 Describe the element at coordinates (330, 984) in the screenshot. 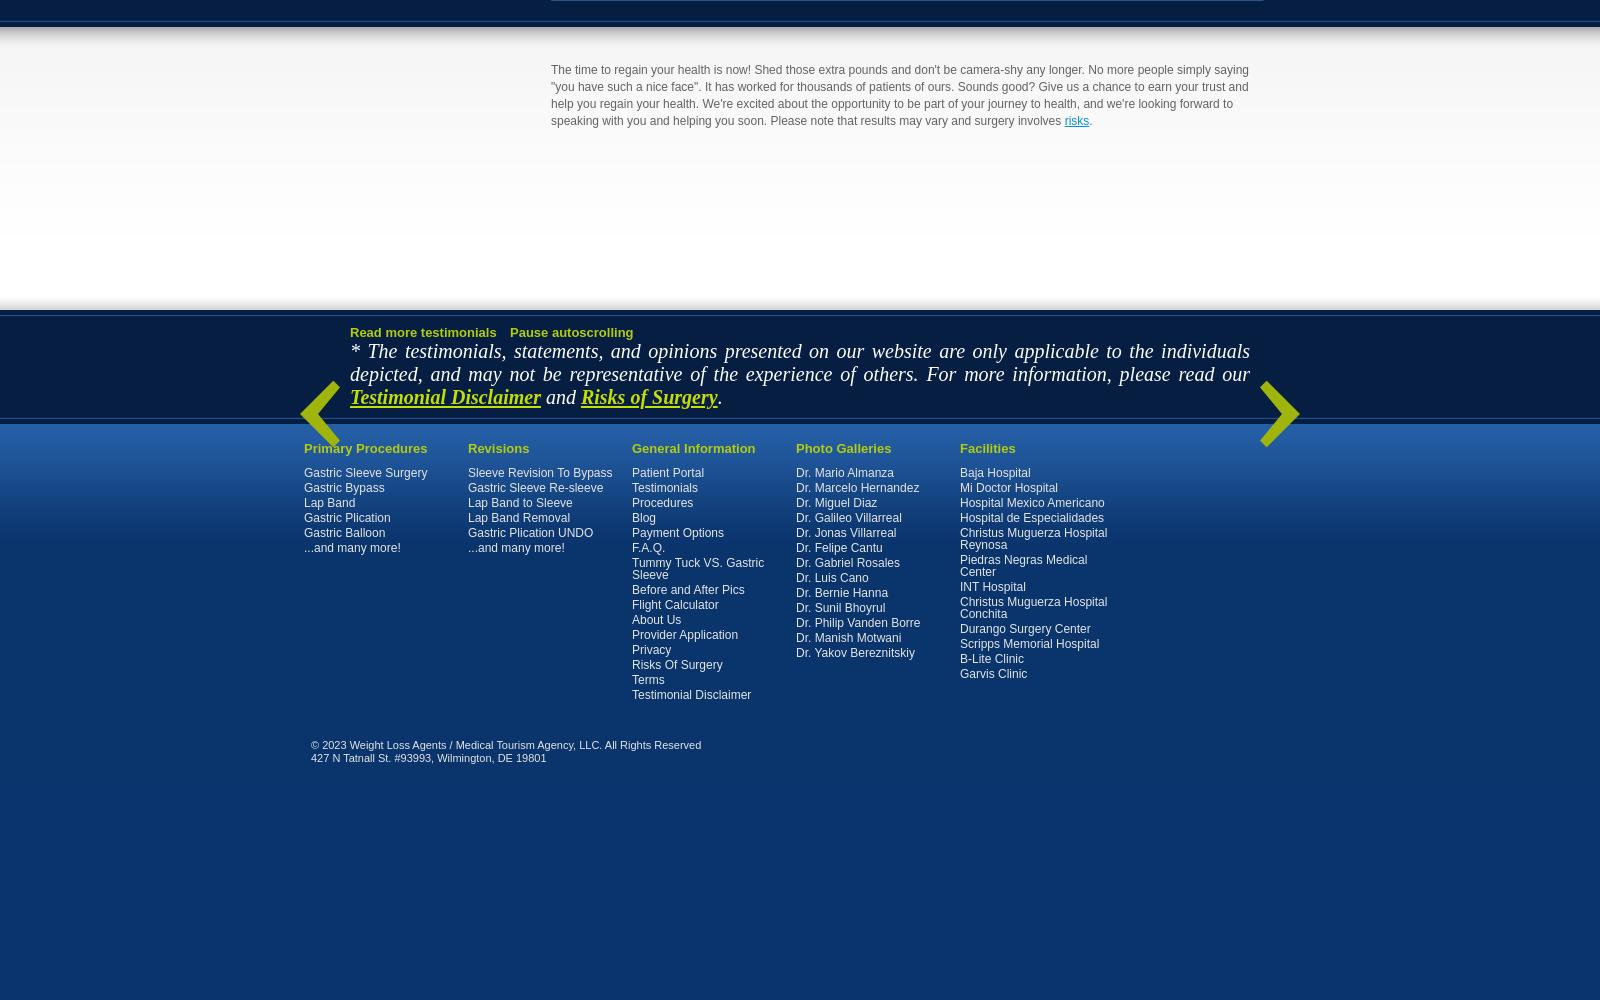

I see `'12.'` at that location.